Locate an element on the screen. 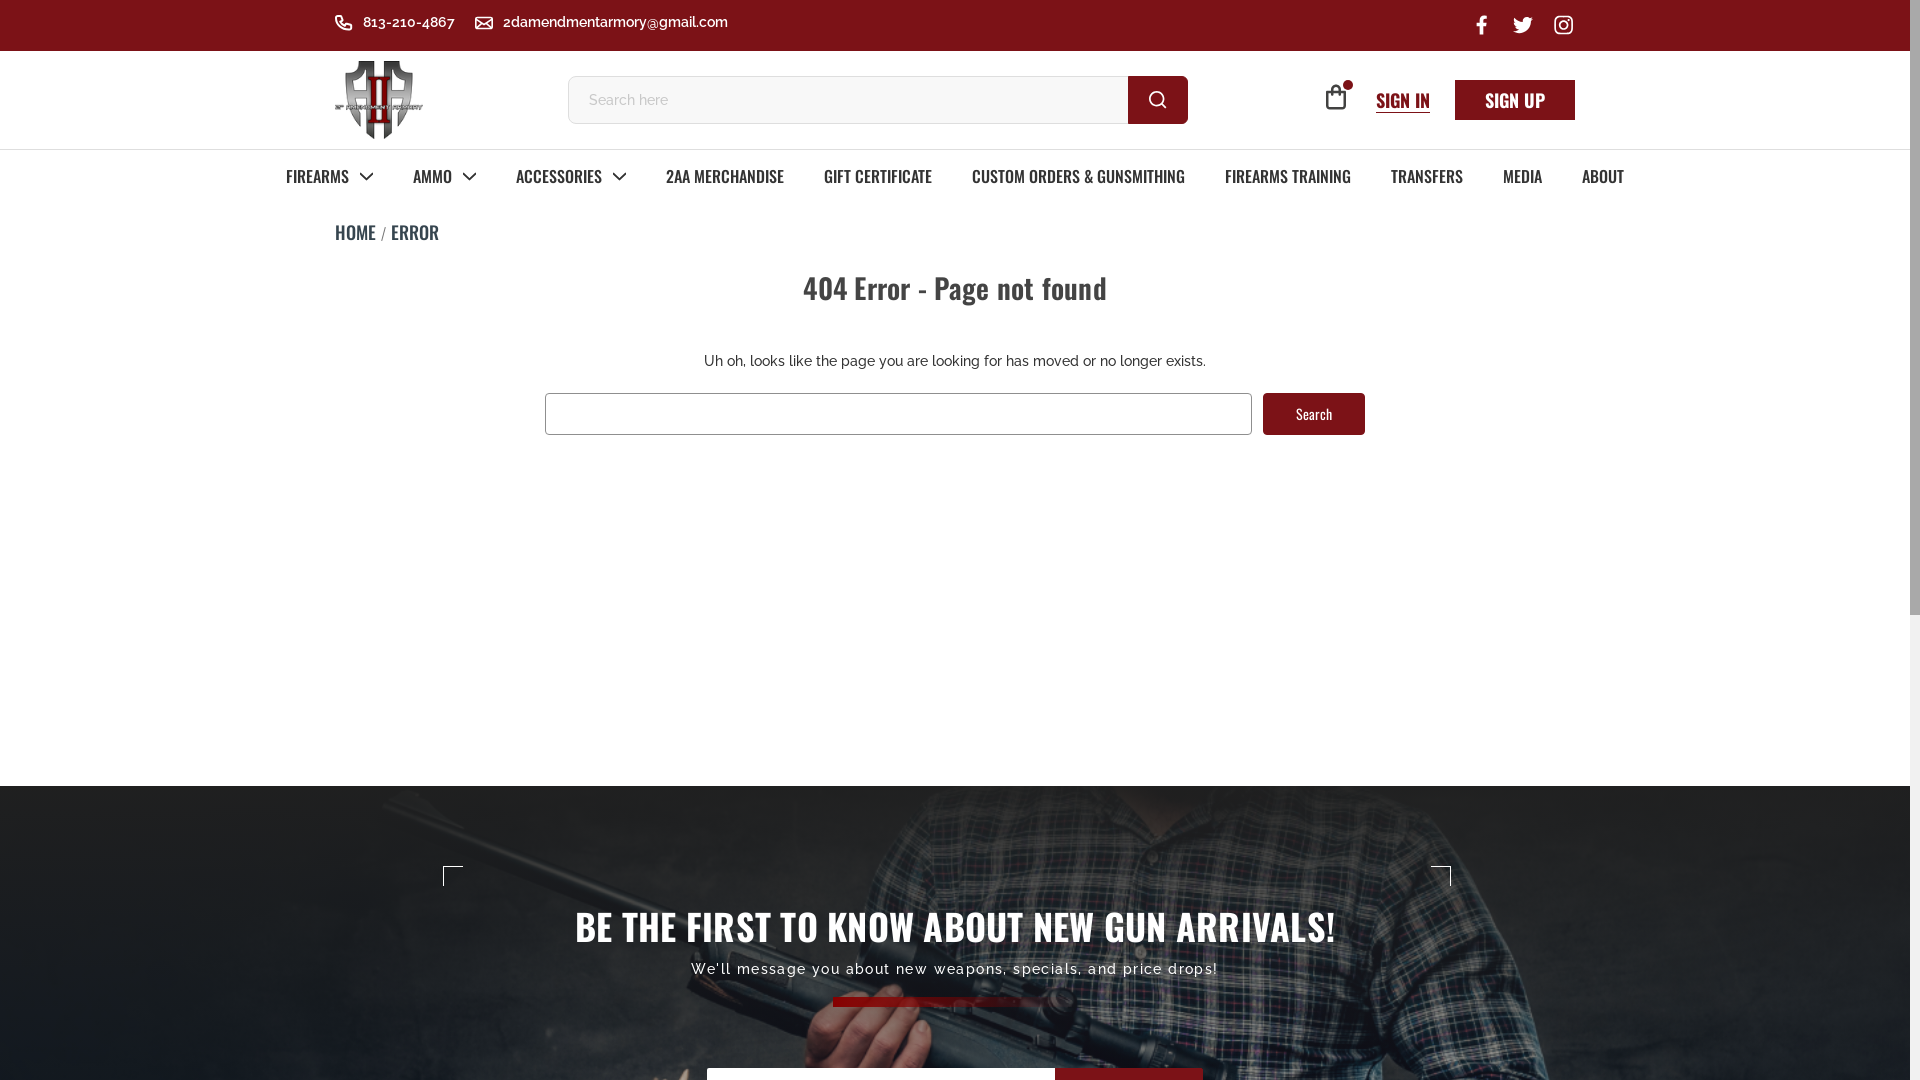 This screenshot has width=1920, height=1080. 'Facebook' is located at coordinates (1482, 24).